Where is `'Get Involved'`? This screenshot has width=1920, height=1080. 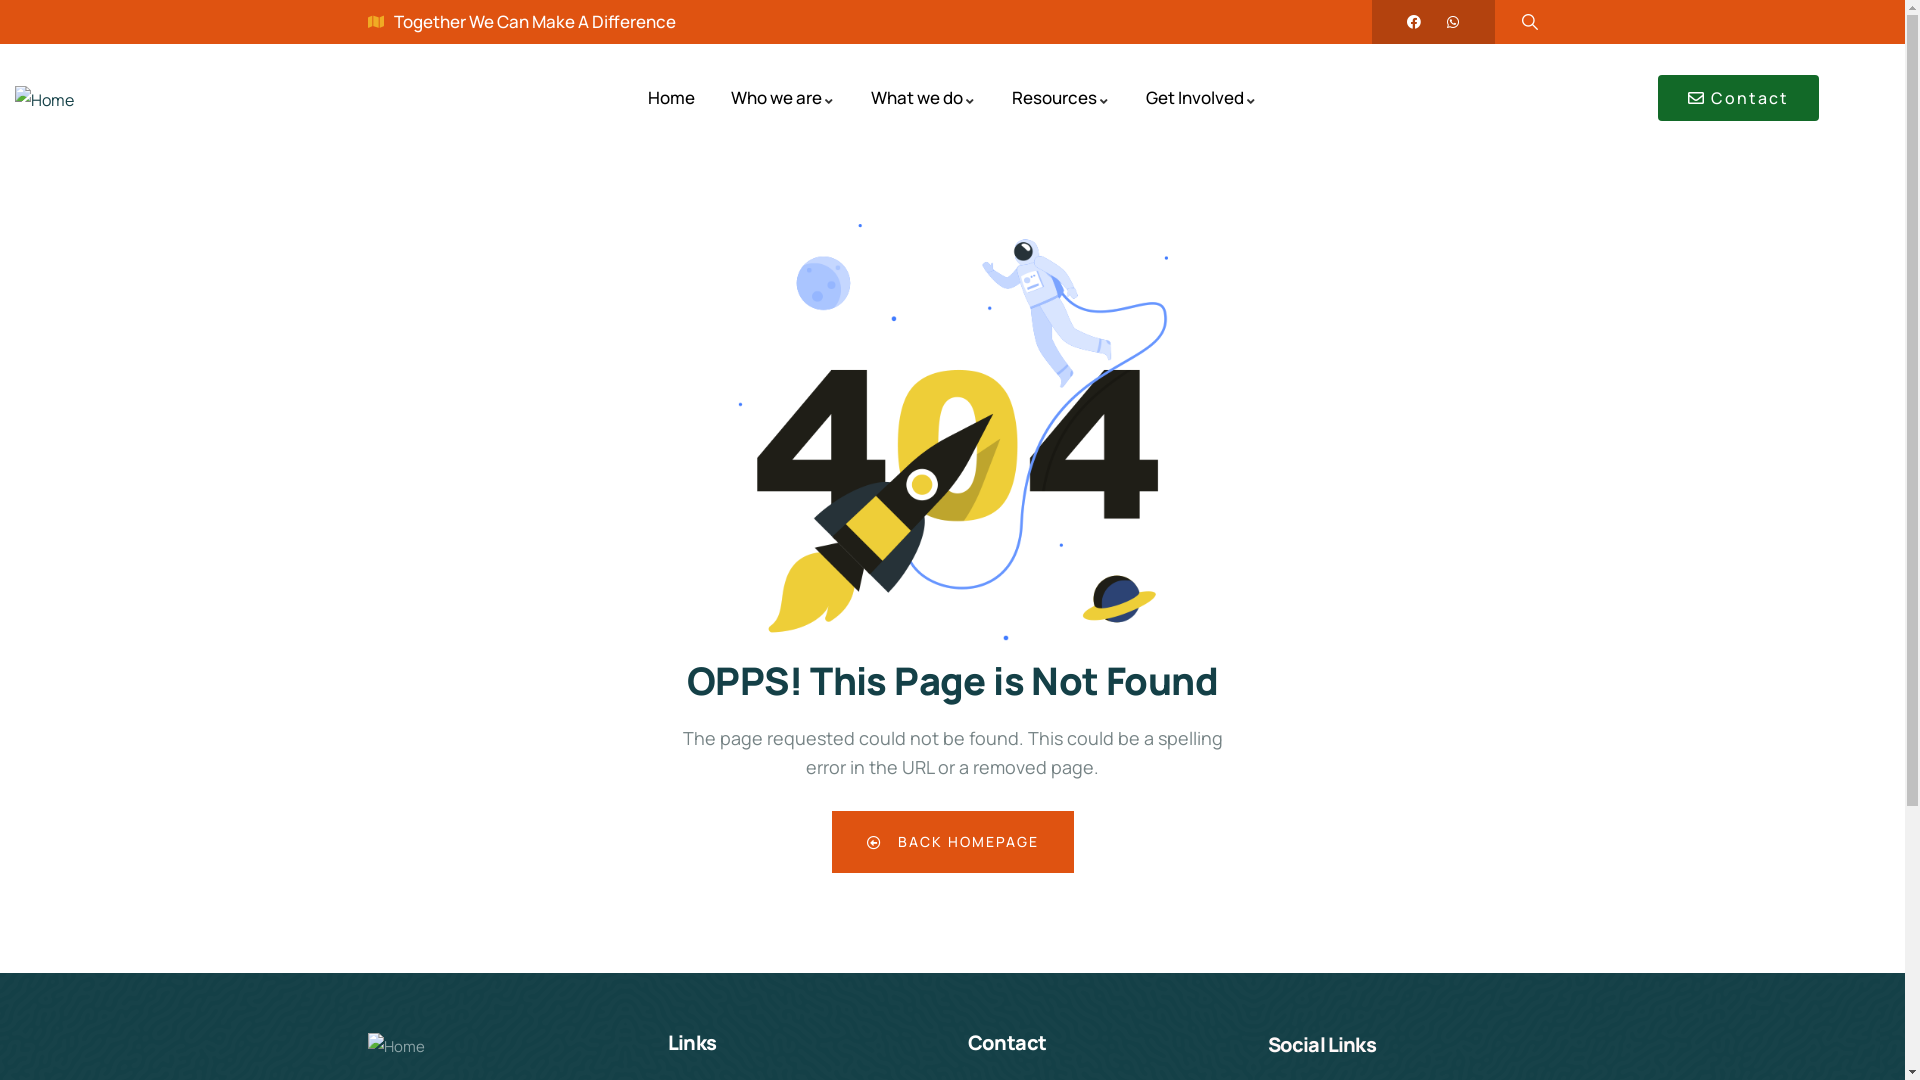
'Get Involved' is located at coordinates (1200, 98).